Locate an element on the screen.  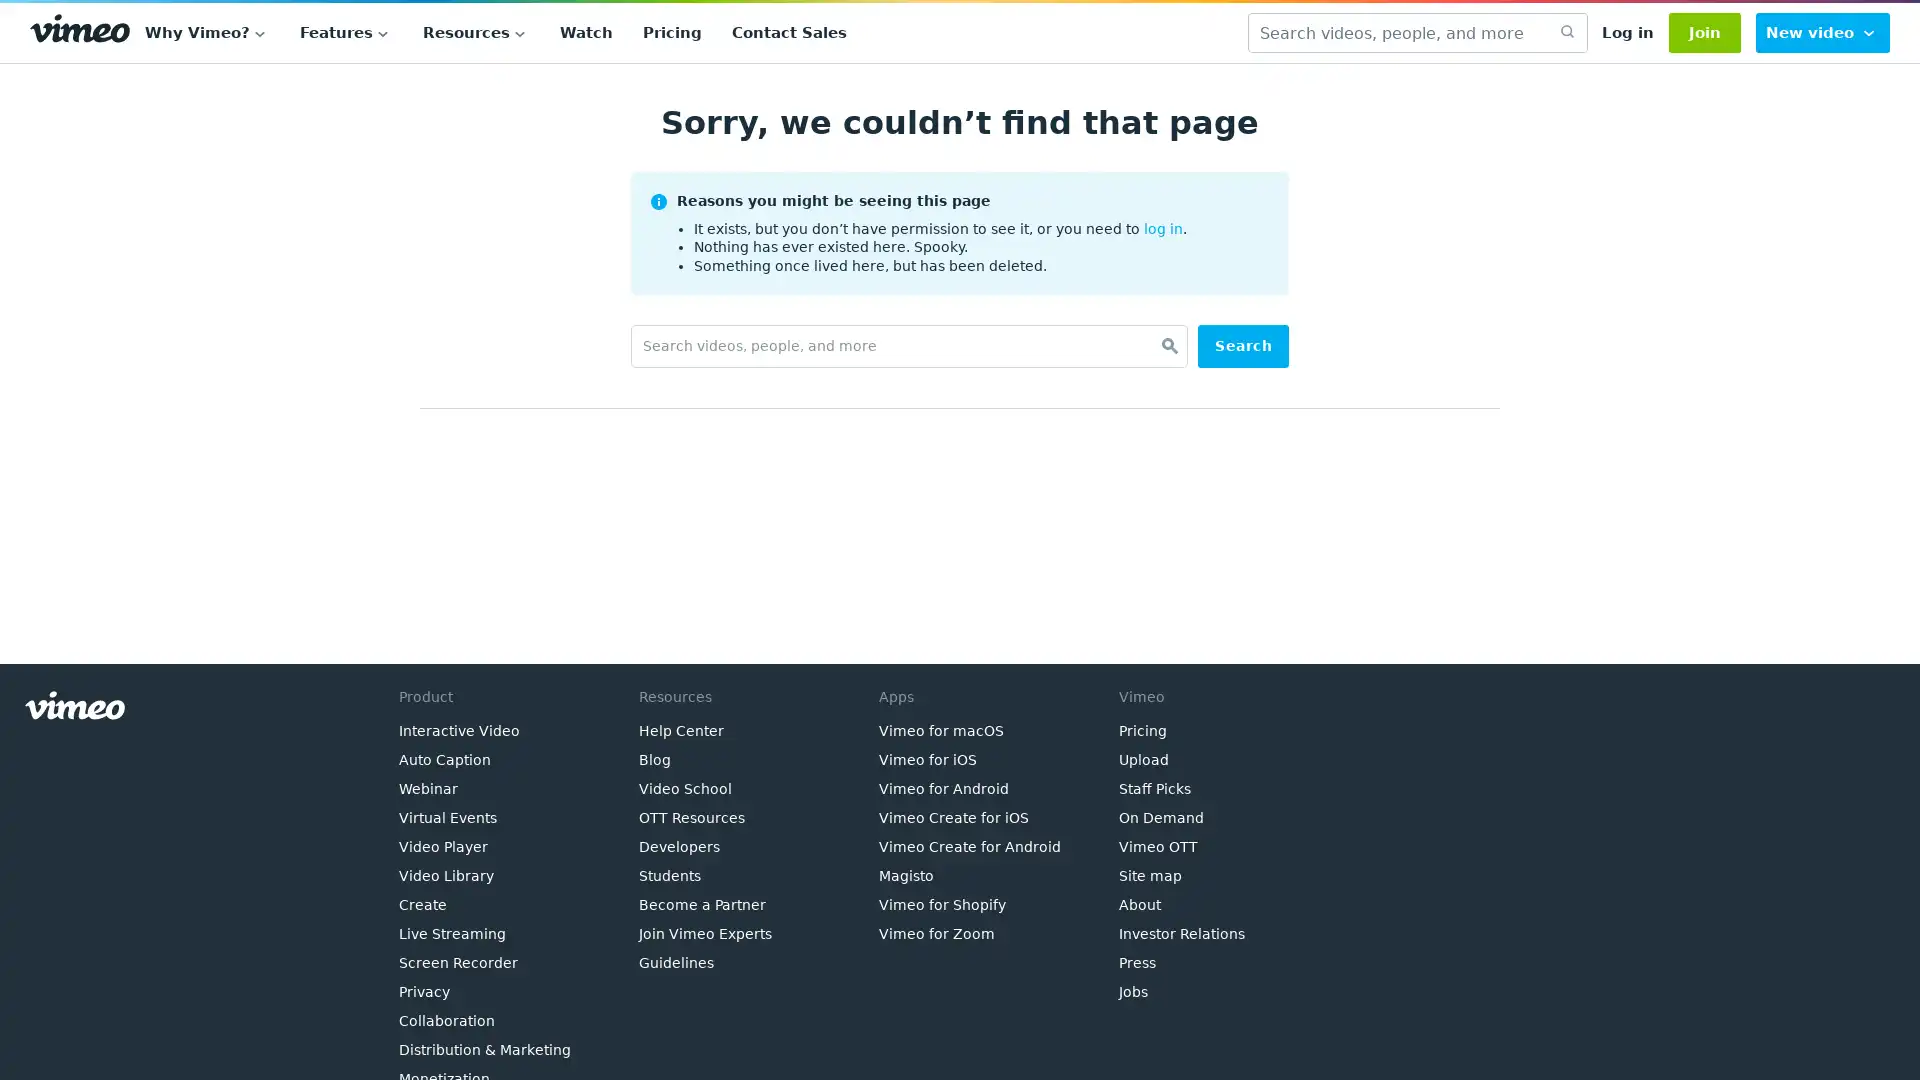
Contact Sales is located at coordinates (788, 33).